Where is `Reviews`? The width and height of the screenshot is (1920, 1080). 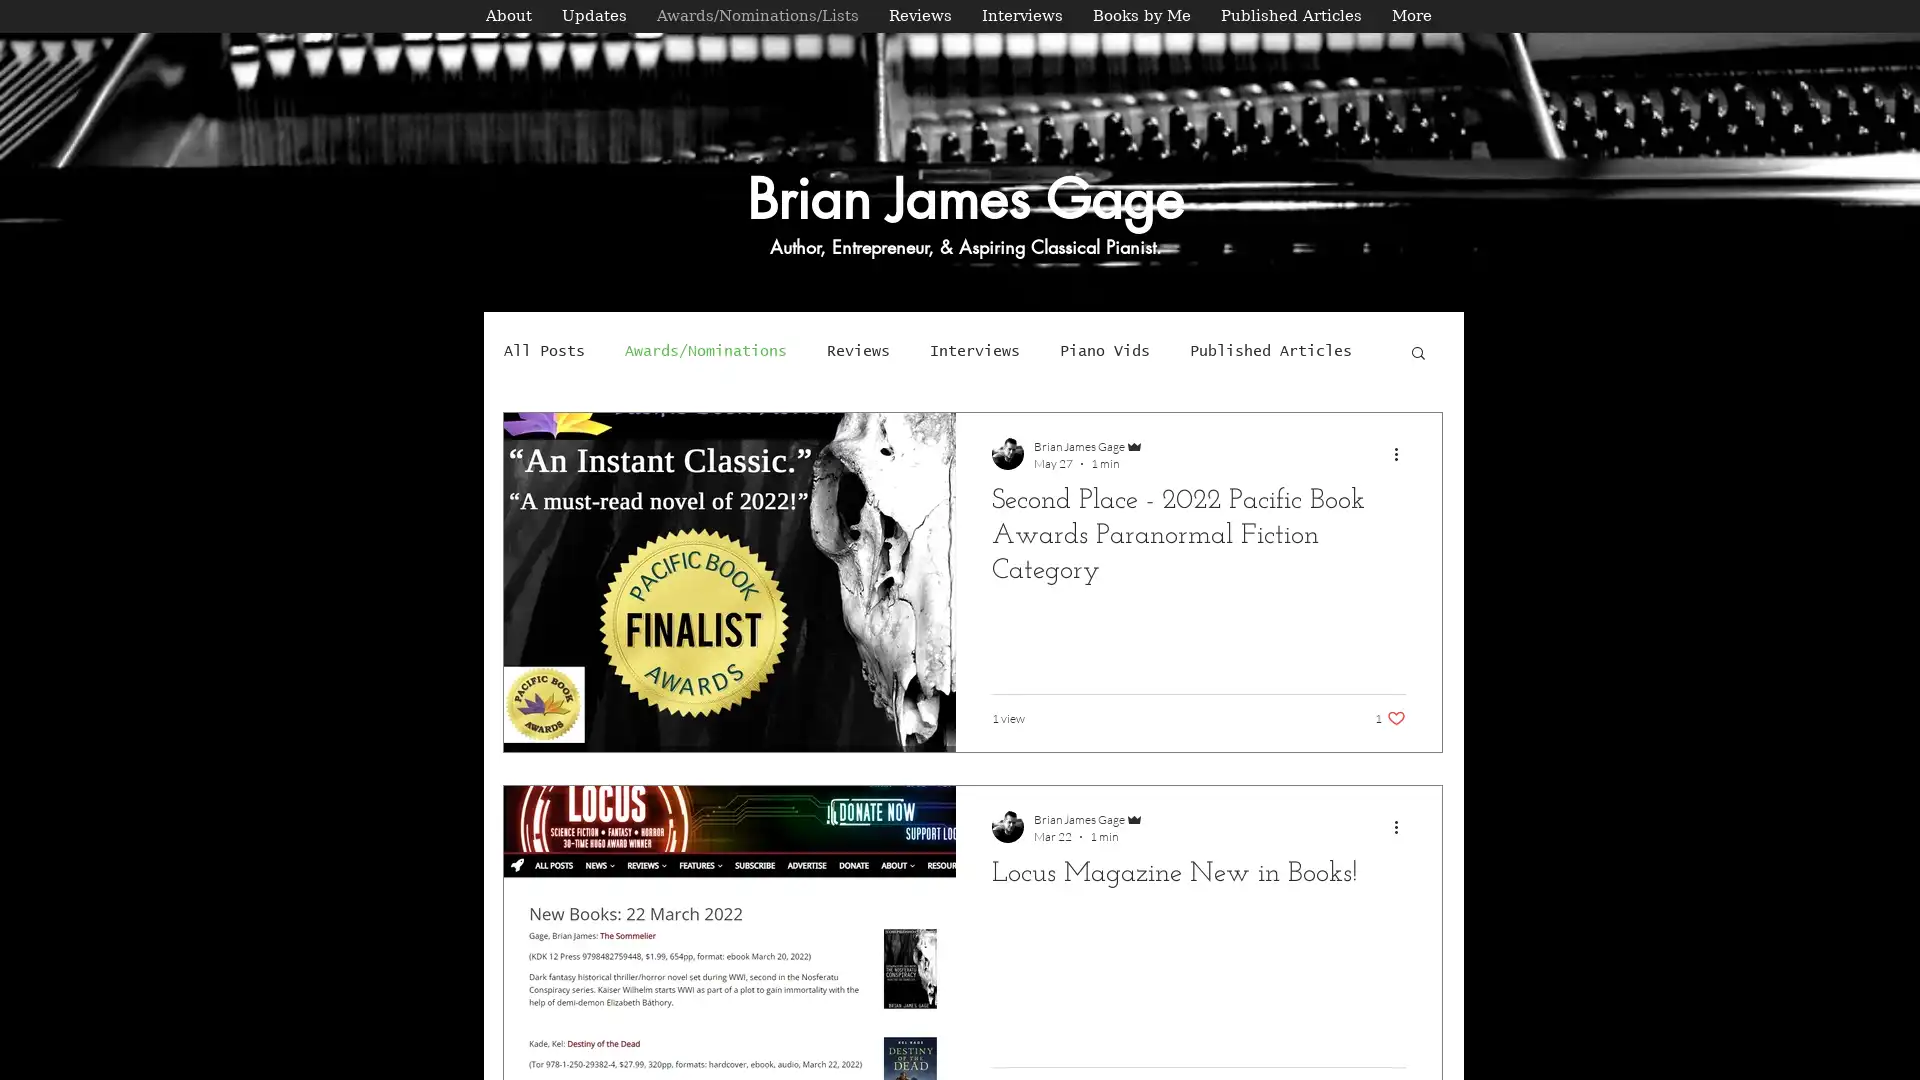 Reviews is located at coordinates (858, 350).